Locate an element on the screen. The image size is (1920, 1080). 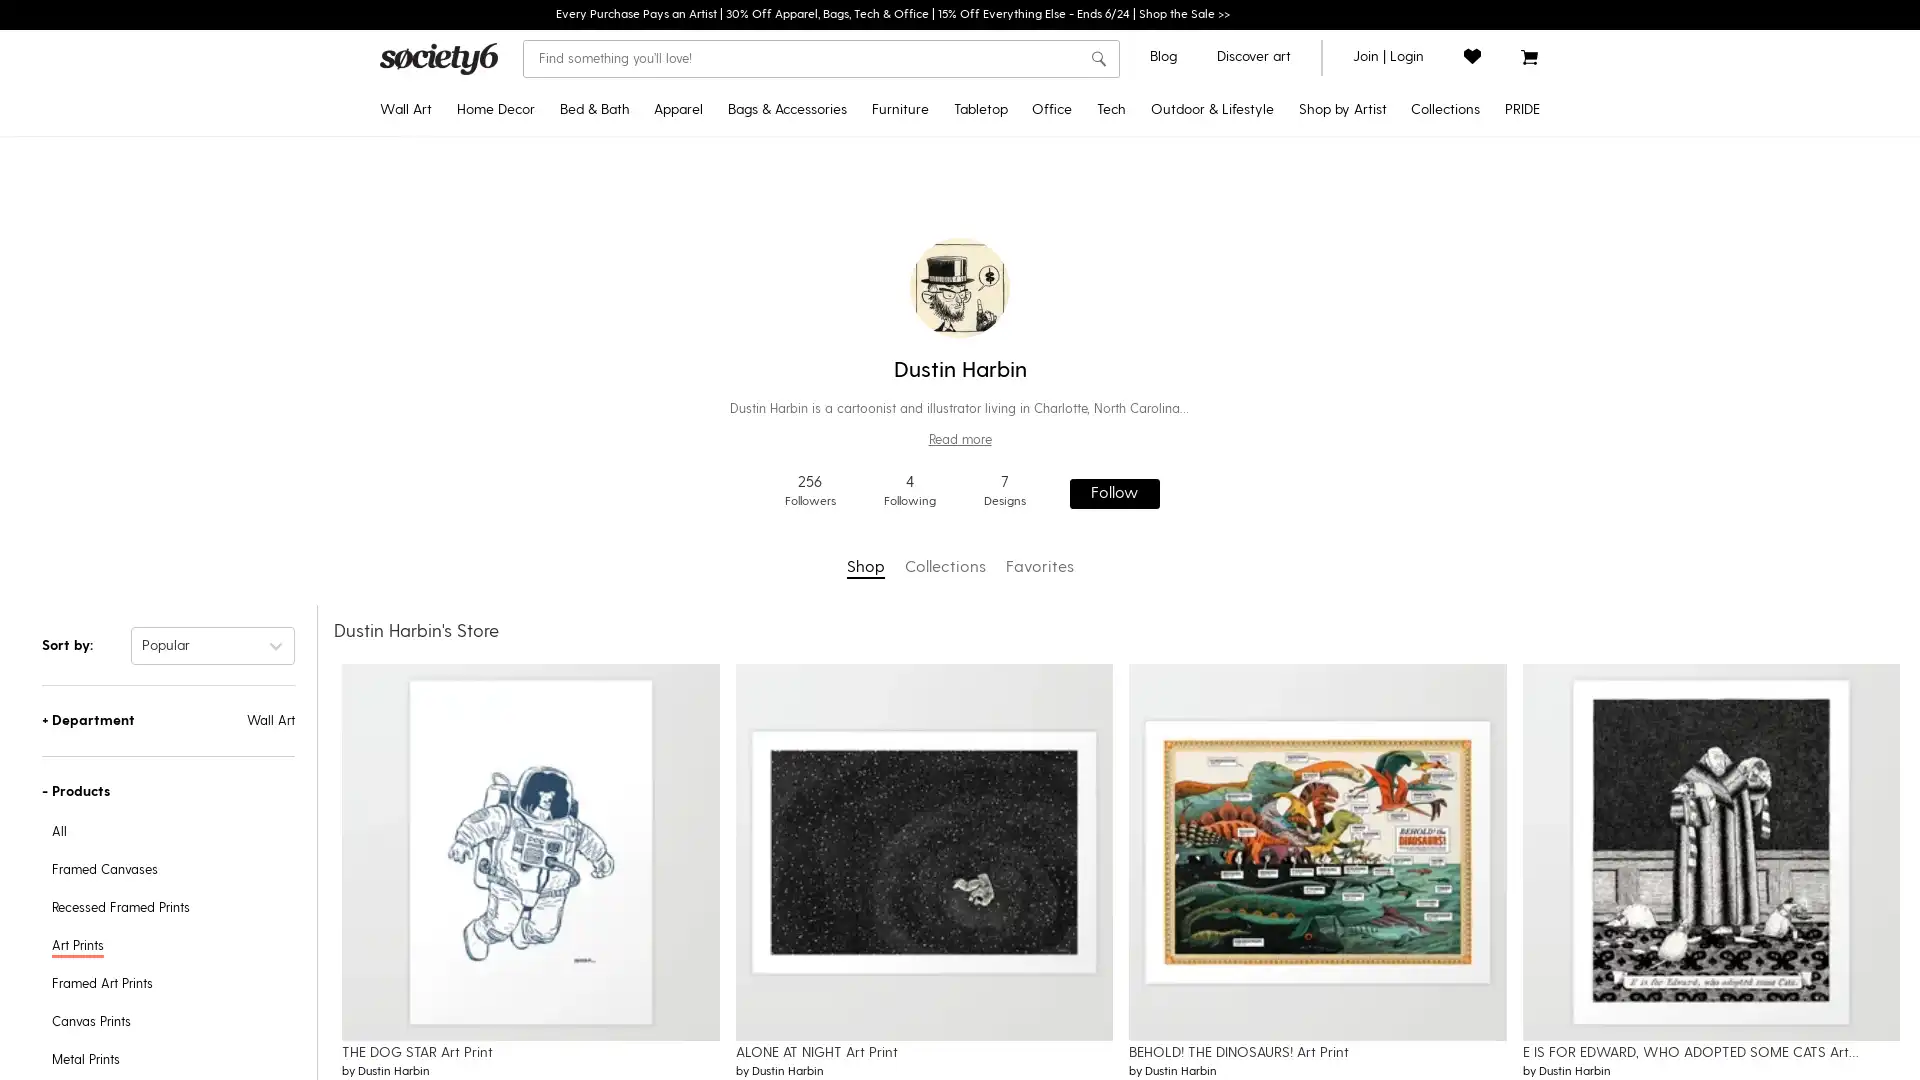
Acrylic Boxes is located at coordinates (1101, 322).